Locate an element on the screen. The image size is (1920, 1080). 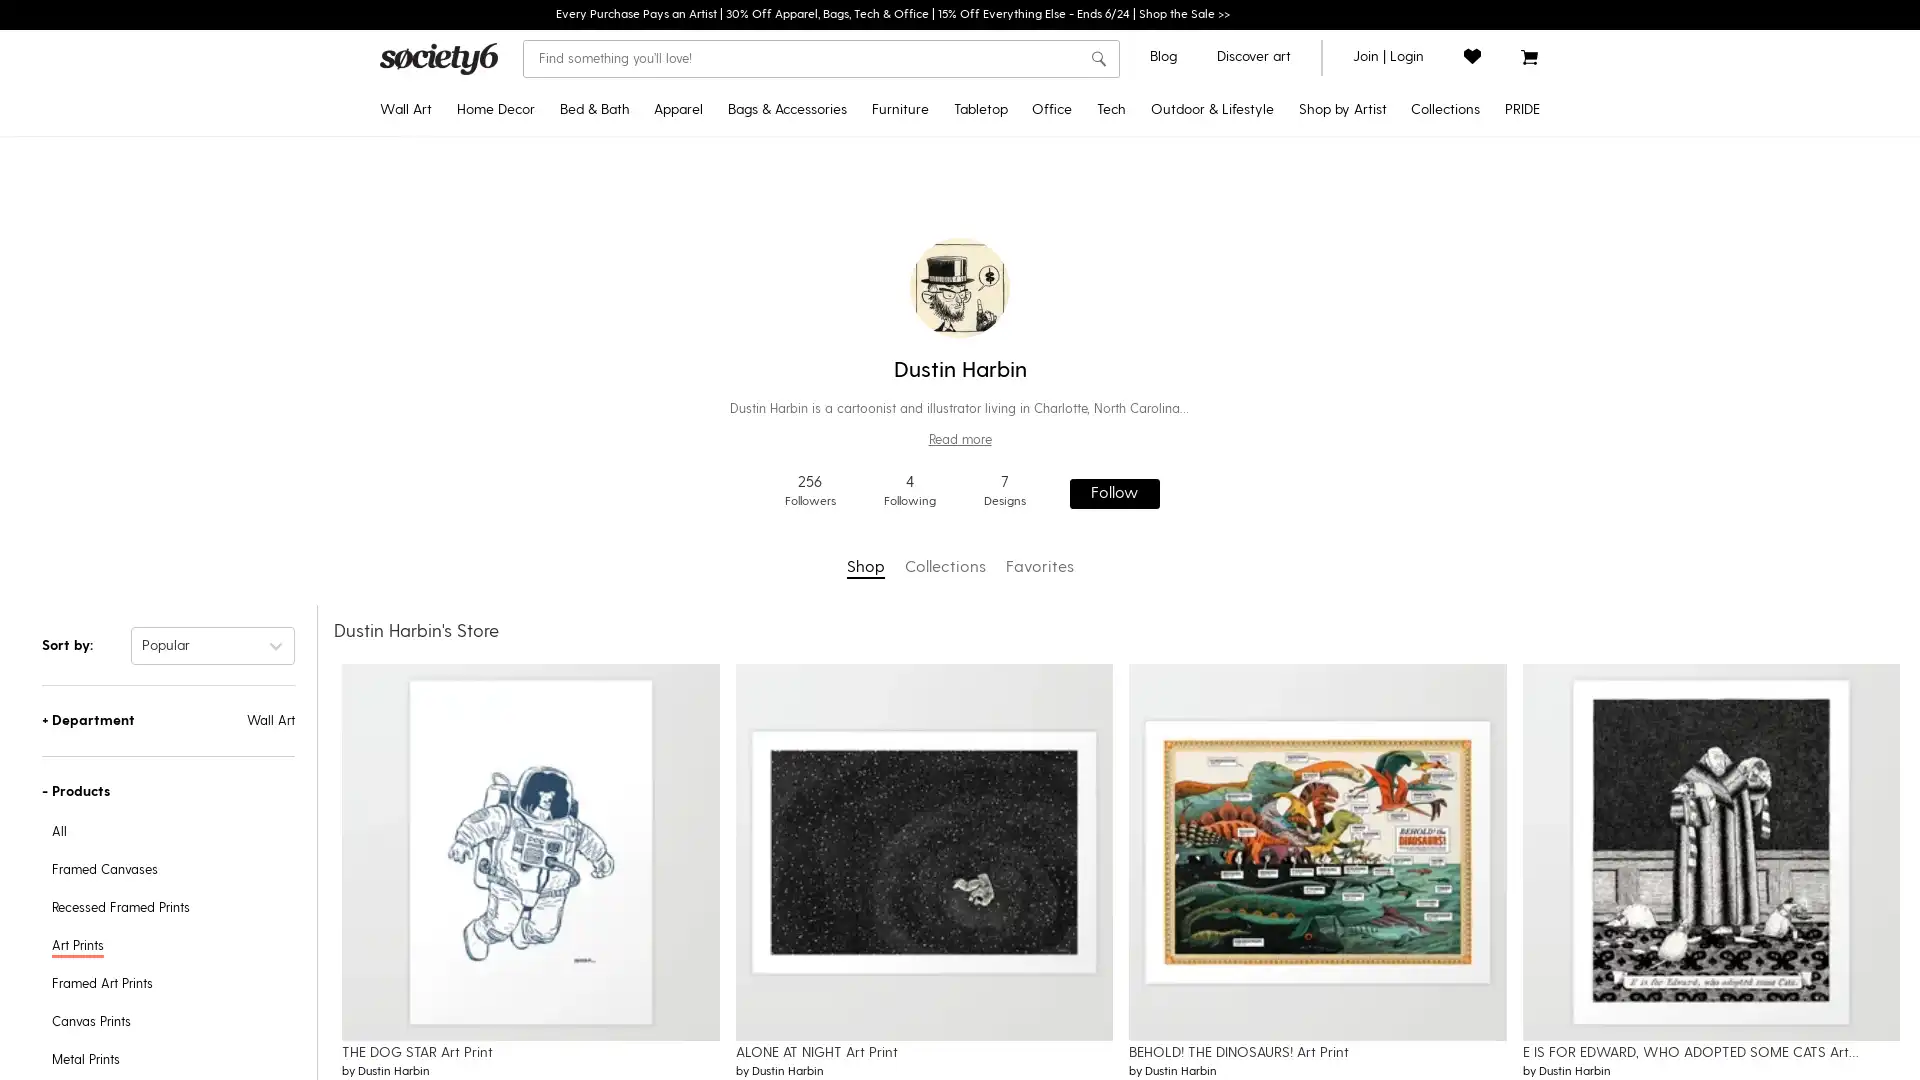
Acrylic Boxes is located at coordinates (1101, 322).